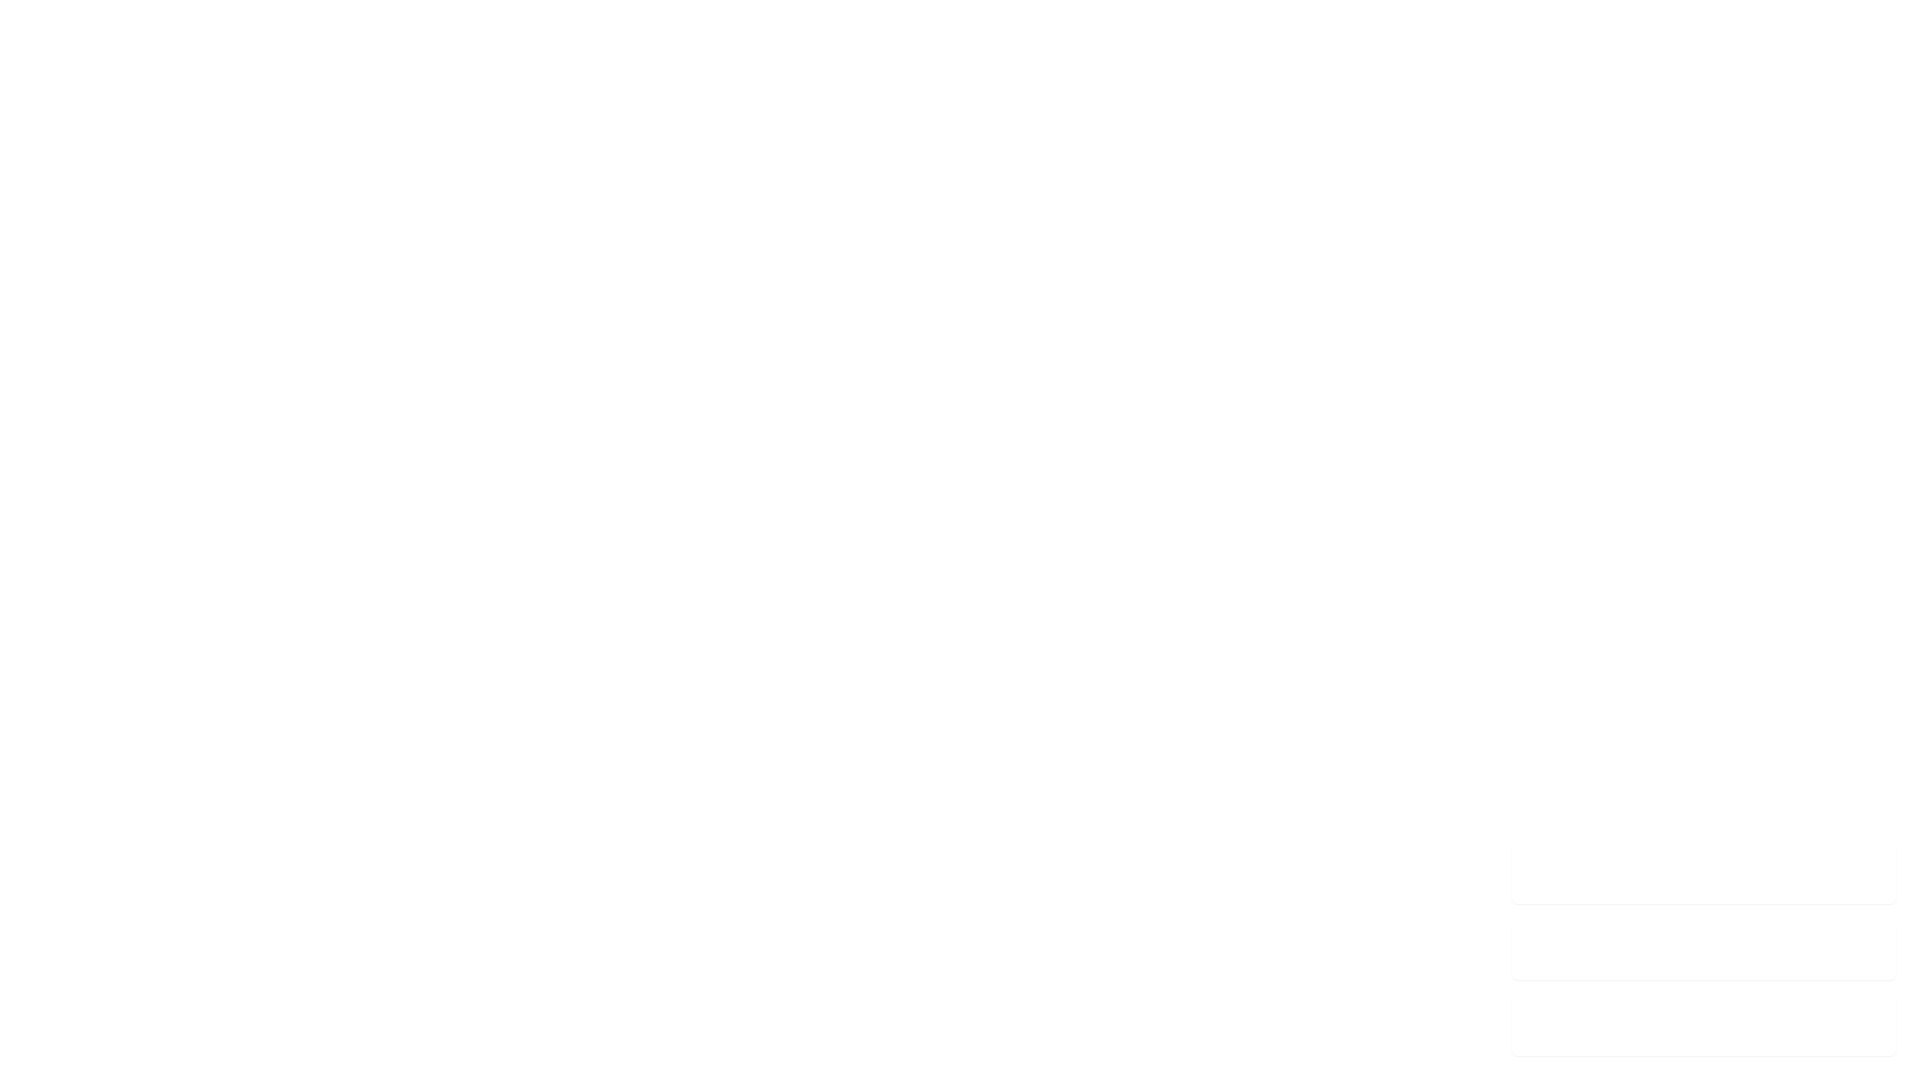 This screenshot has width=1920, height=1080. What do you see at coordinates (1873, 873) in the screenshot?
I see `the dismiss button located at the far right of the notification message` at bounding box center [1873, 873].